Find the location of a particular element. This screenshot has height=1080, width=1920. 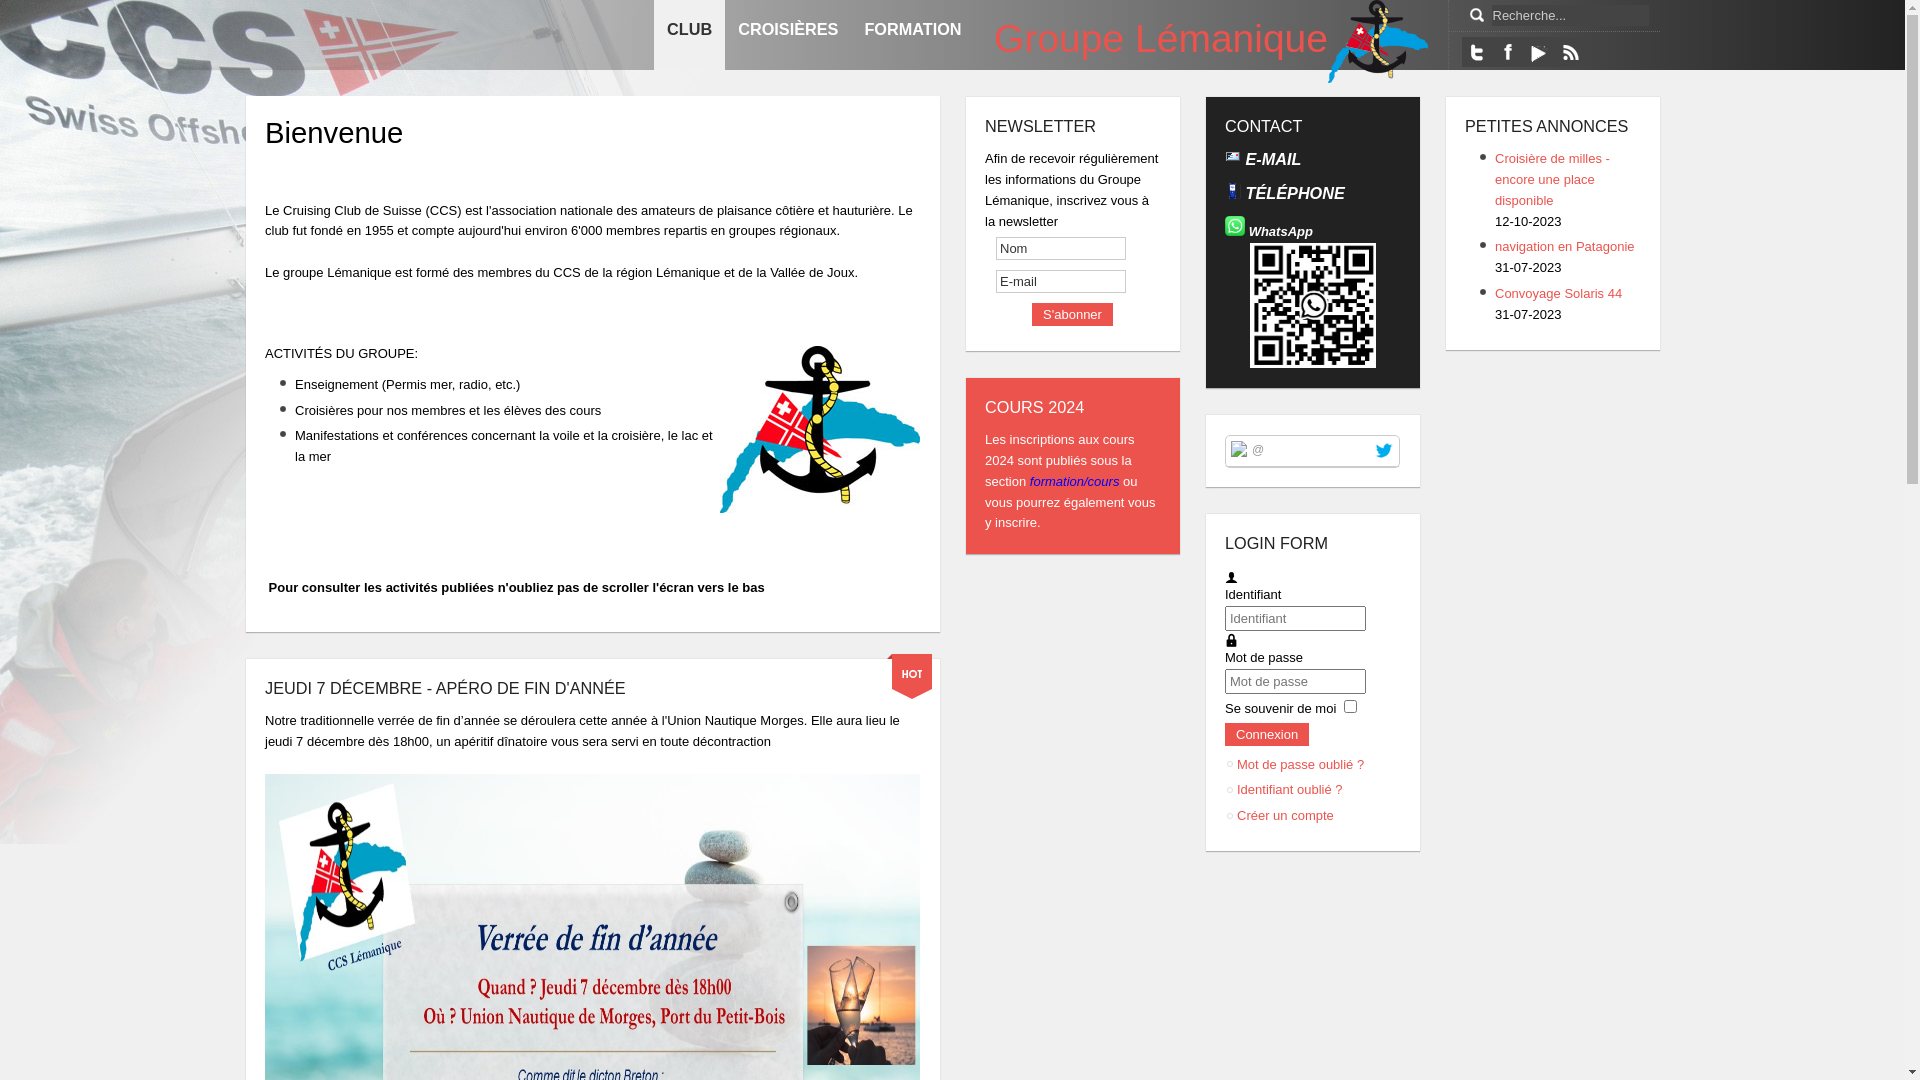

'Youtube' is located at coordinates (1522, 50).